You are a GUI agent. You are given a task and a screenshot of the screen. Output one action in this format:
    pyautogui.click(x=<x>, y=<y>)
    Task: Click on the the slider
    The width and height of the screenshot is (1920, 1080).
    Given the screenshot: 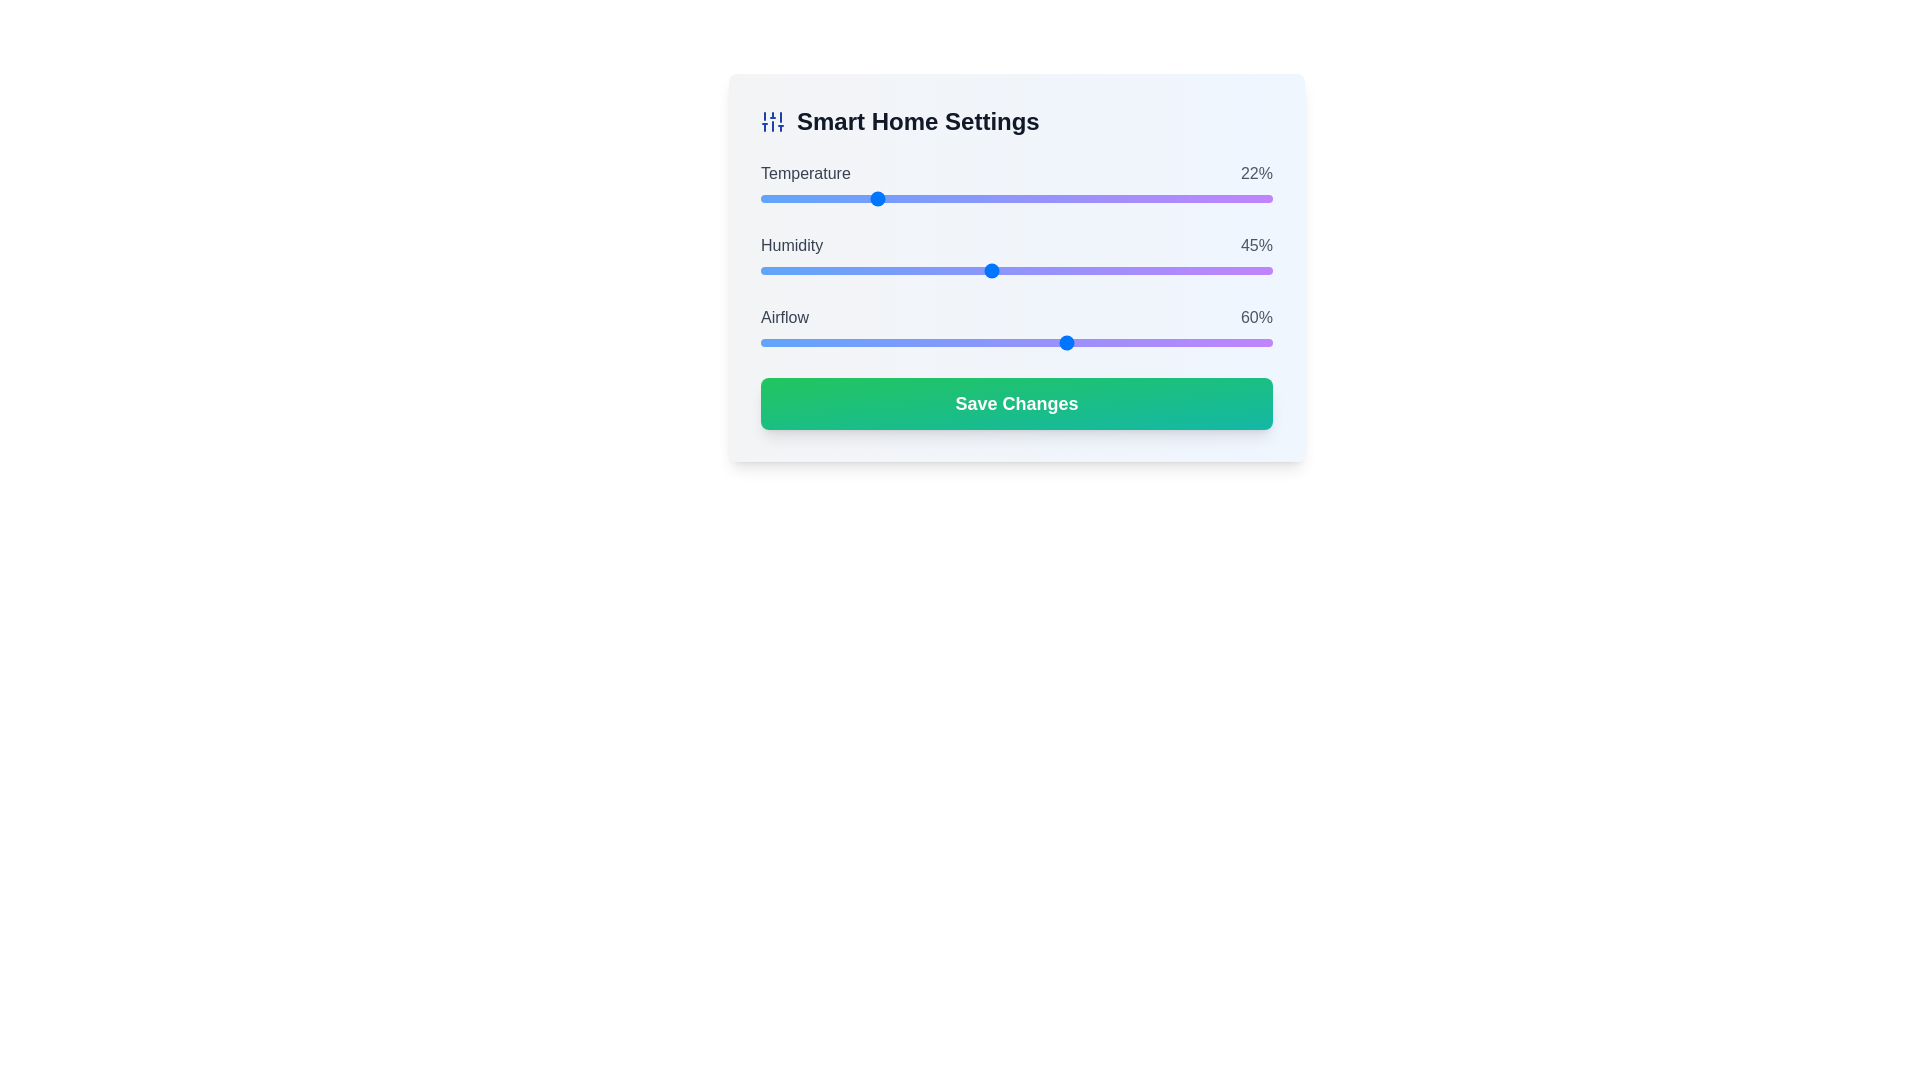 What is the action you would take?
    pyautogui.click(x=832, y=199)
    